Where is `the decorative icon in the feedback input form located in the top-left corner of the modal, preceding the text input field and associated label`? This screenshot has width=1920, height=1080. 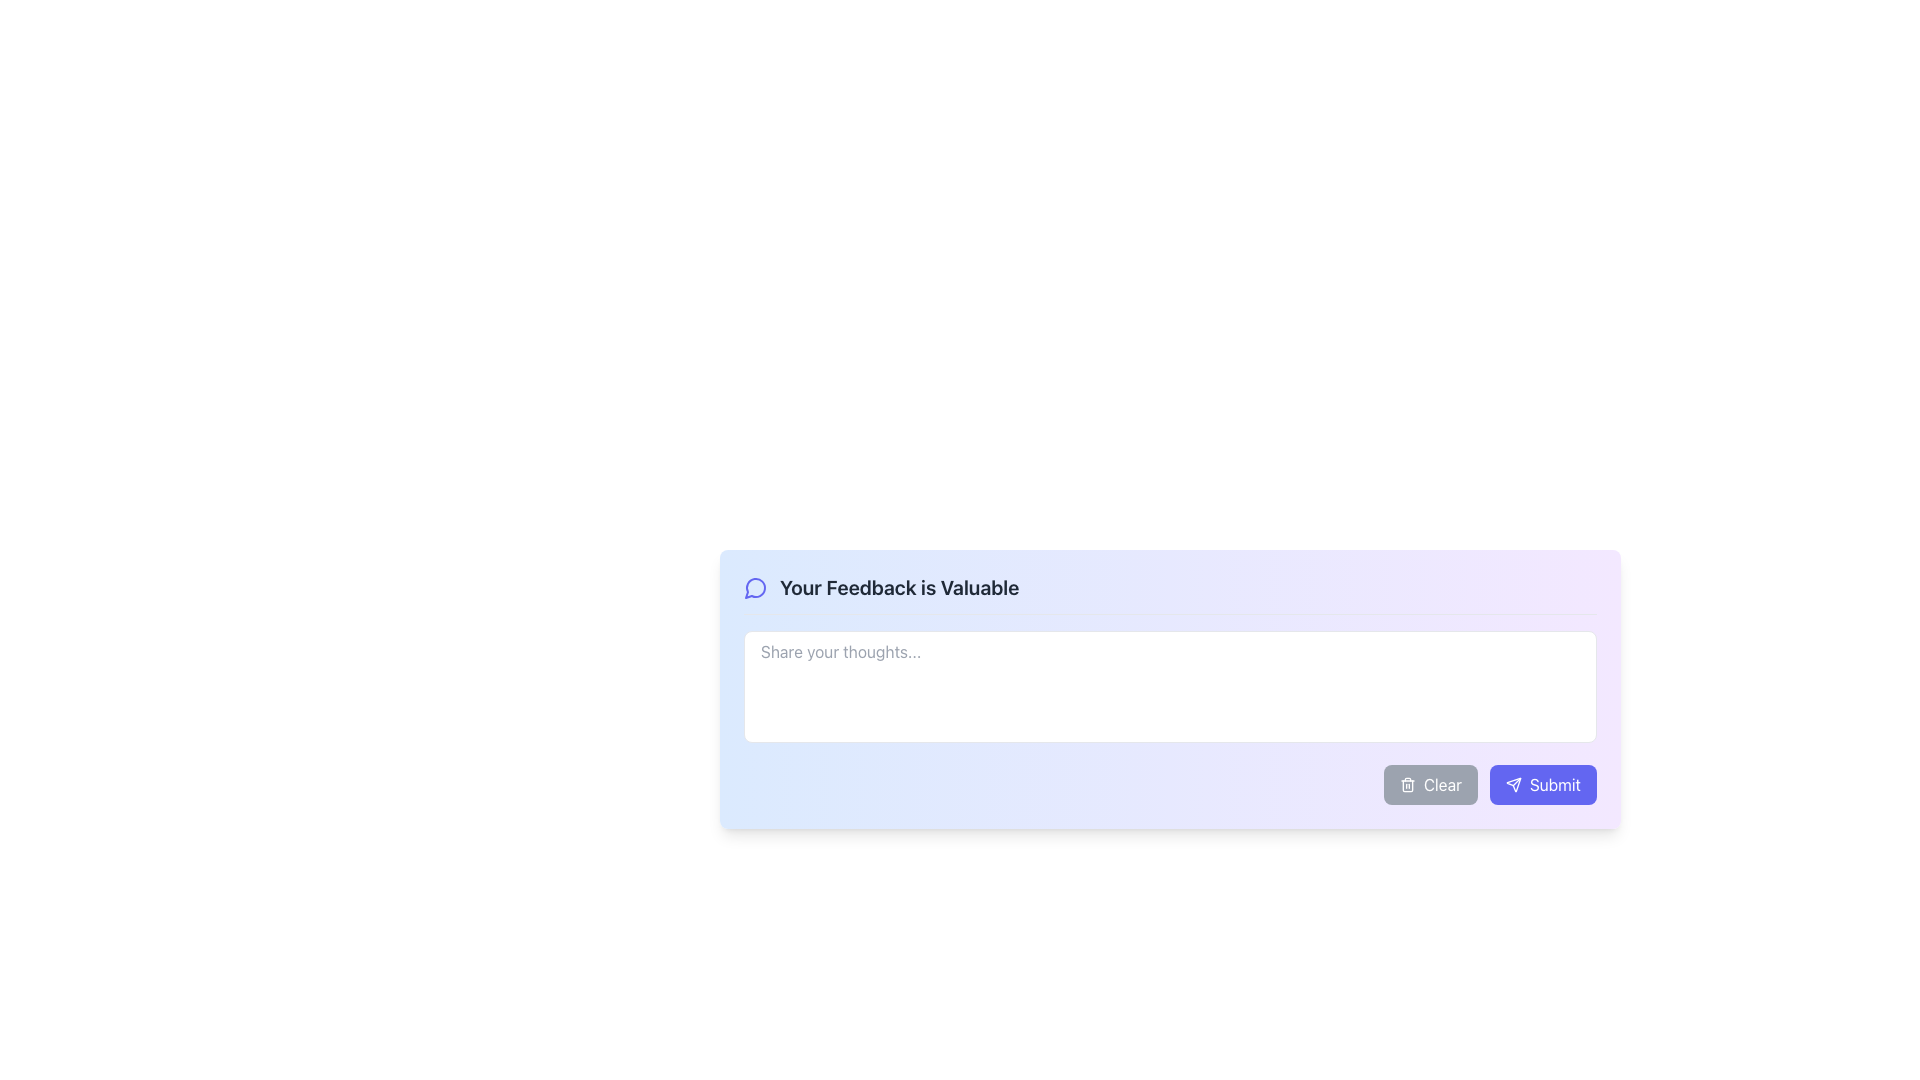
the decorative icon in the feedback input form located in the top-left corner of the modal, preceding the text input field and associated label is located at coordinates (754, 587).